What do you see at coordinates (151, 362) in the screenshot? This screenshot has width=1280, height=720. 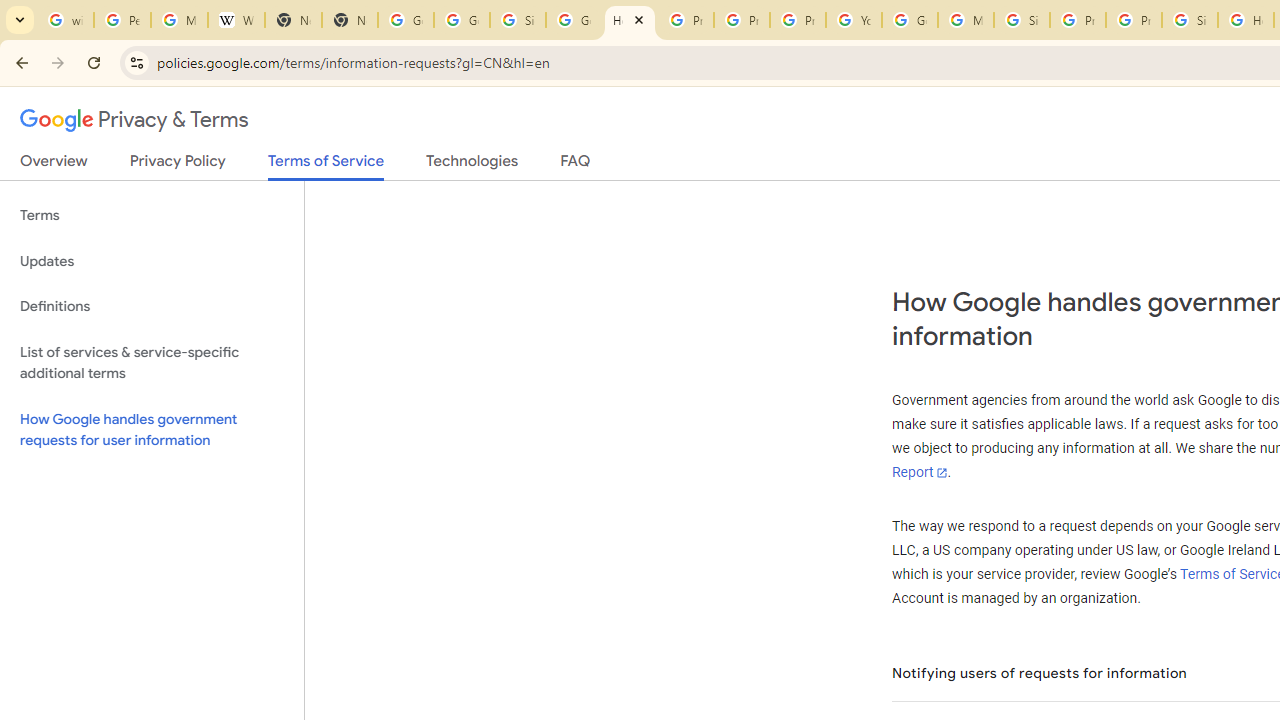 I see `'List of services & service-specific additional terms'` at bounding box center [151, 362].